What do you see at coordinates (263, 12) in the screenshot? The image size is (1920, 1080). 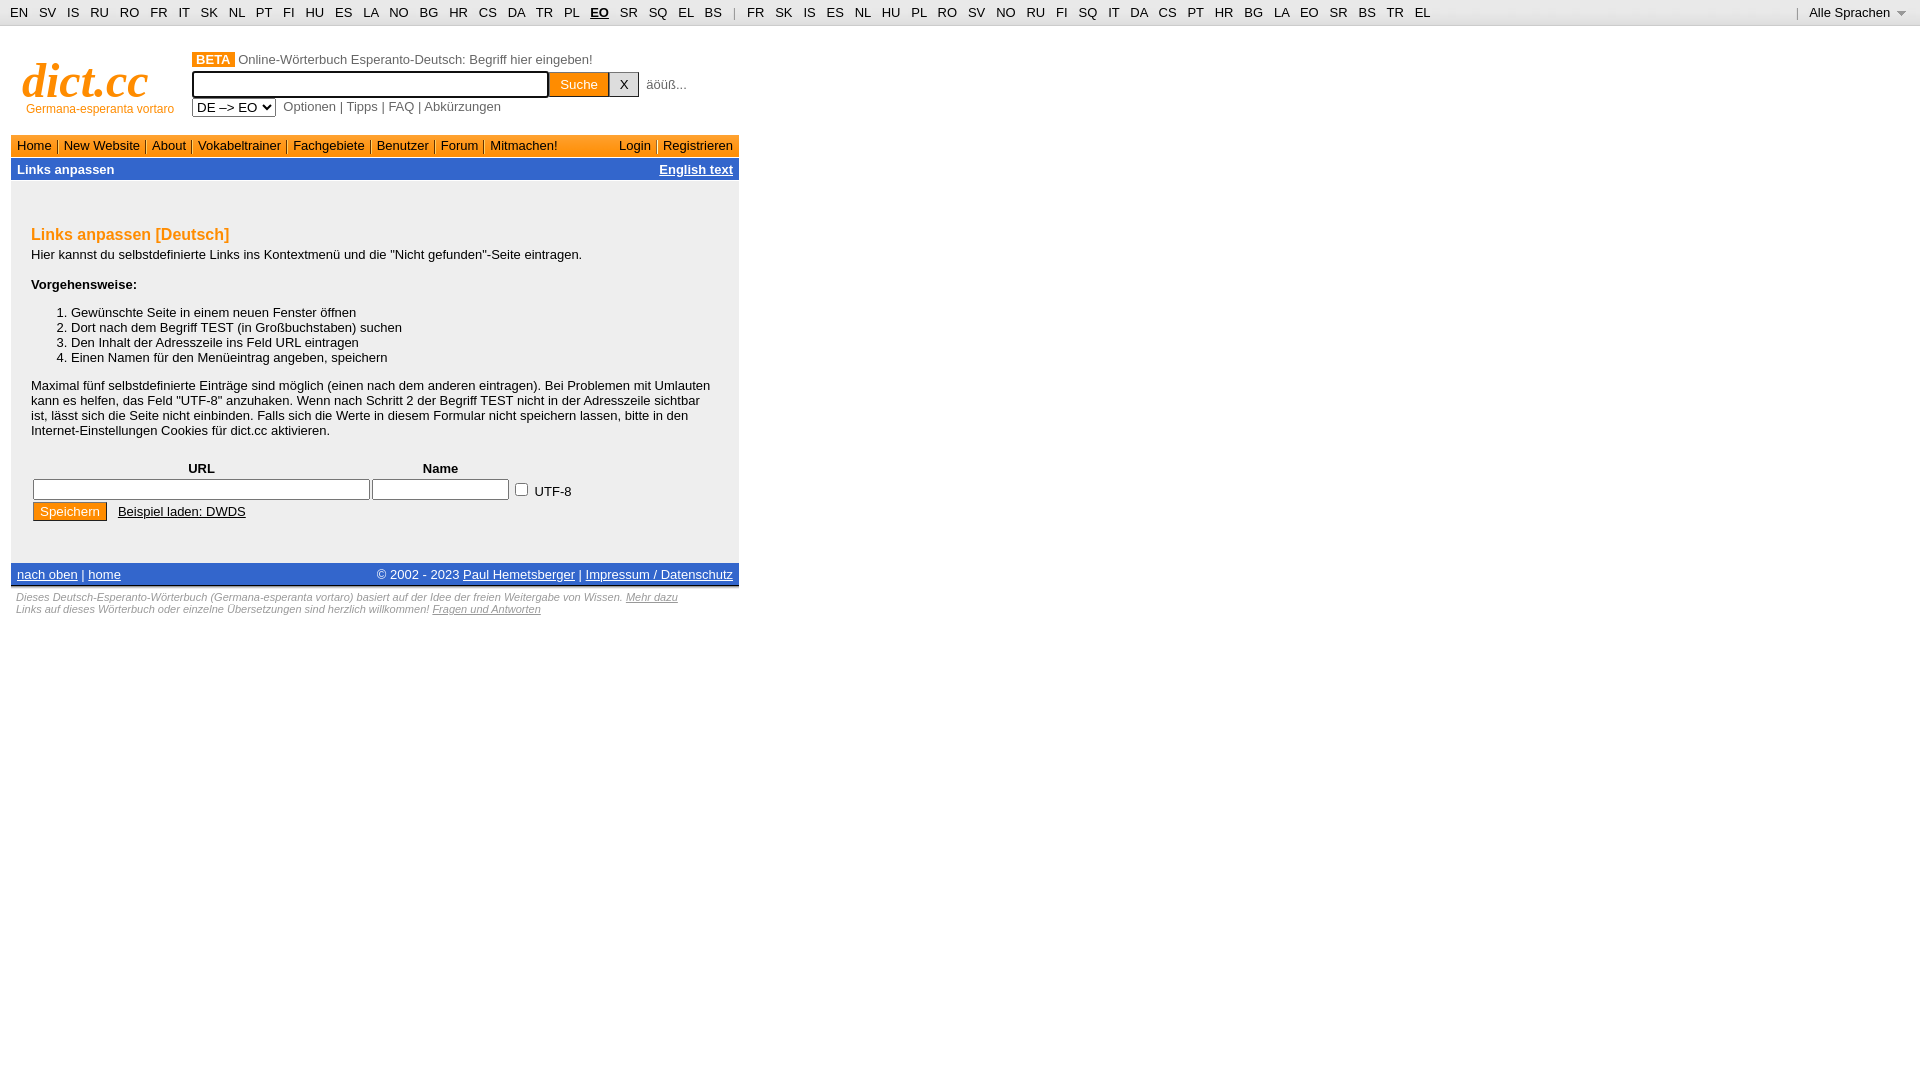 I see `'PT'` at bounding box center [263, 12].